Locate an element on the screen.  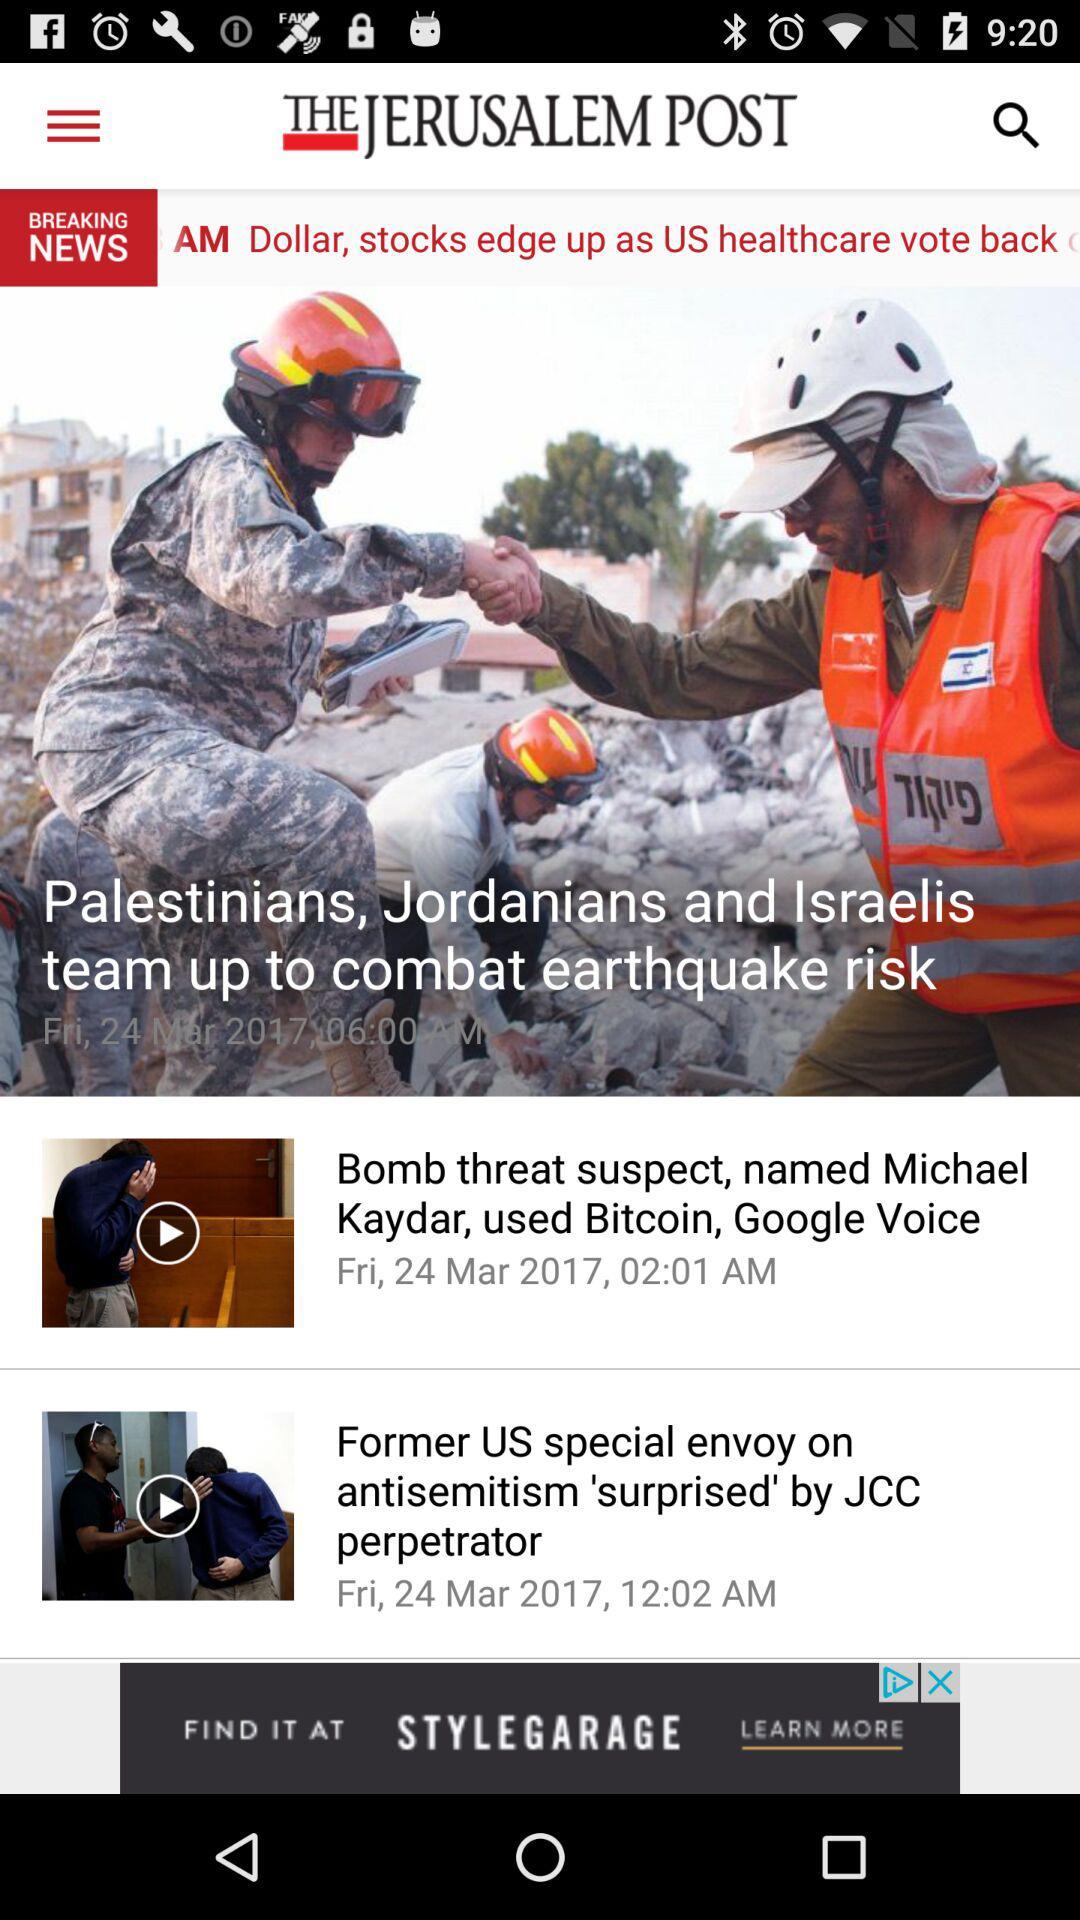
options is located at coordinates (72, 124).